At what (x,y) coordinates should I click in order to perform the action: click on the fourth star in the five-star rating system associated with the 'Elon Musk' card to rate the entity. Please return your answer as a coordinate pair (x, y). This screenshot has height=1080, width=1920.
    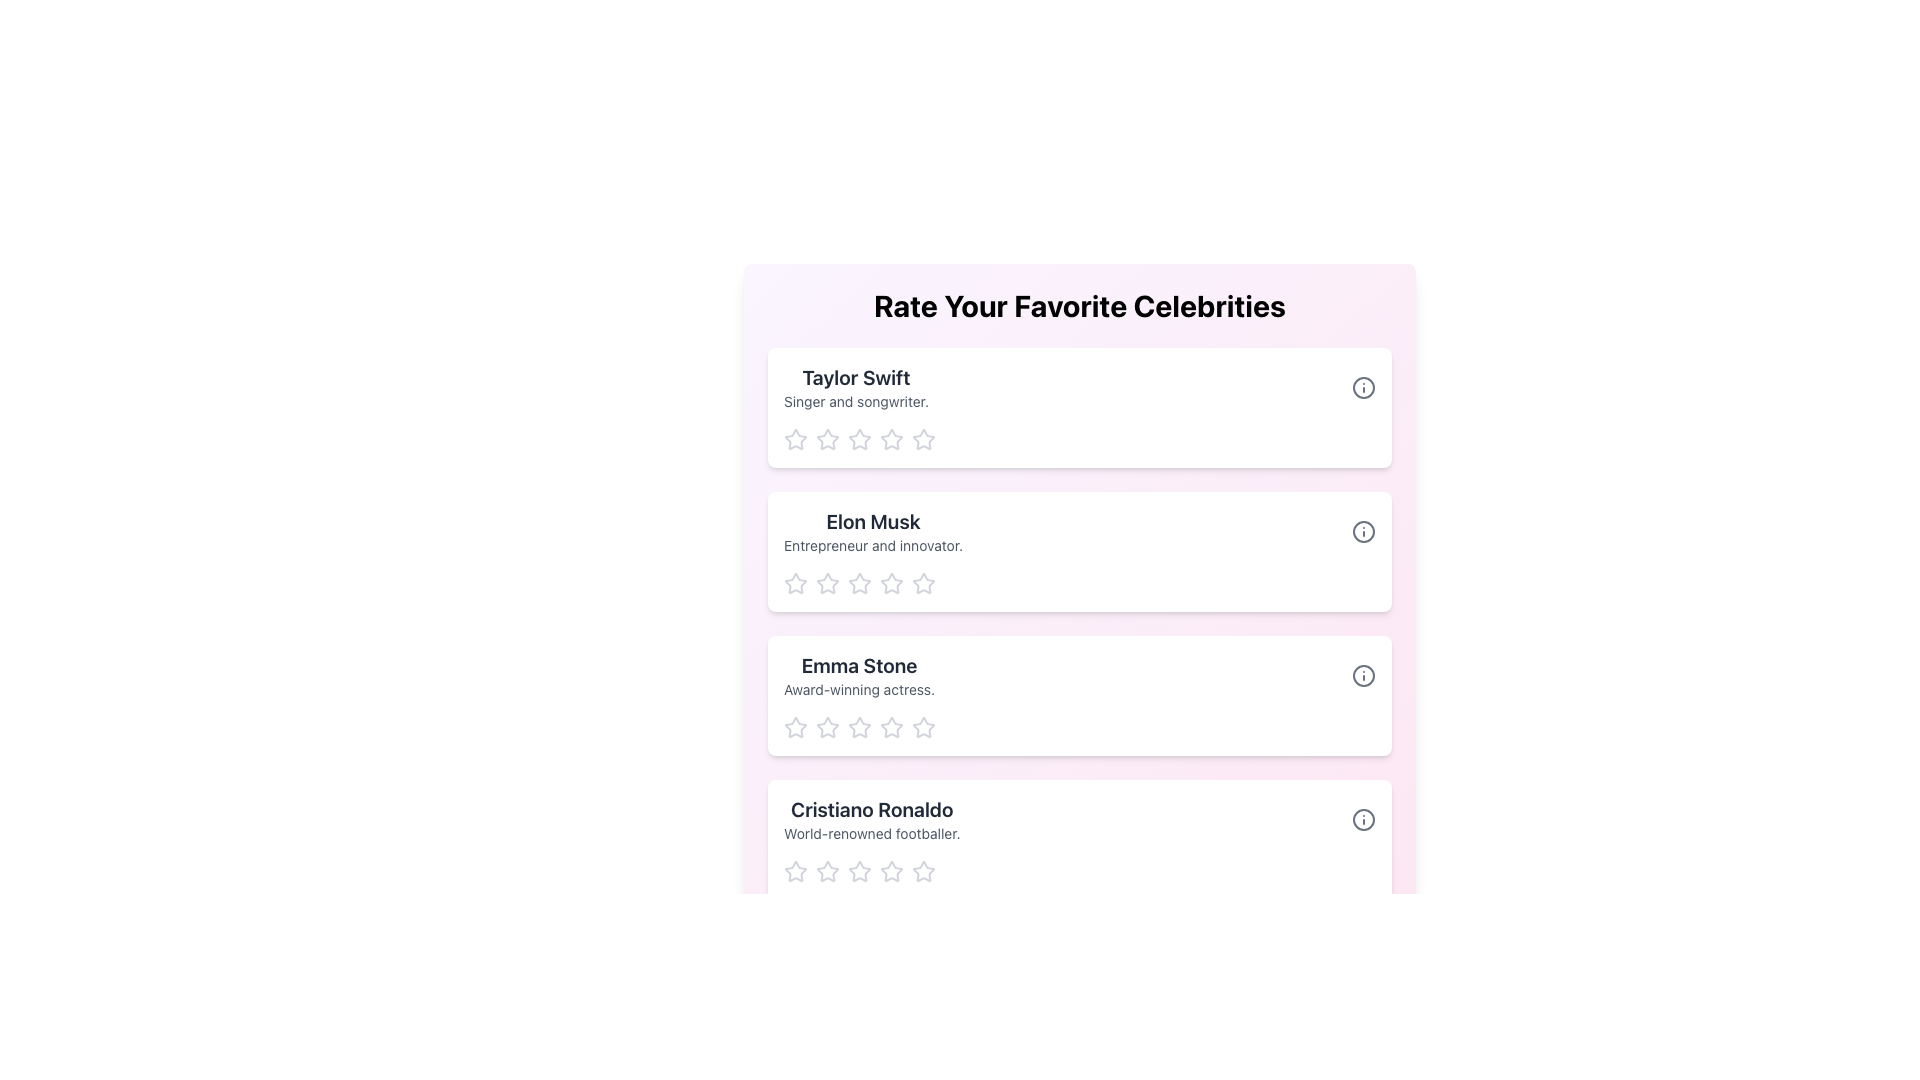
    Looking at the image, I should click on (891, 583).